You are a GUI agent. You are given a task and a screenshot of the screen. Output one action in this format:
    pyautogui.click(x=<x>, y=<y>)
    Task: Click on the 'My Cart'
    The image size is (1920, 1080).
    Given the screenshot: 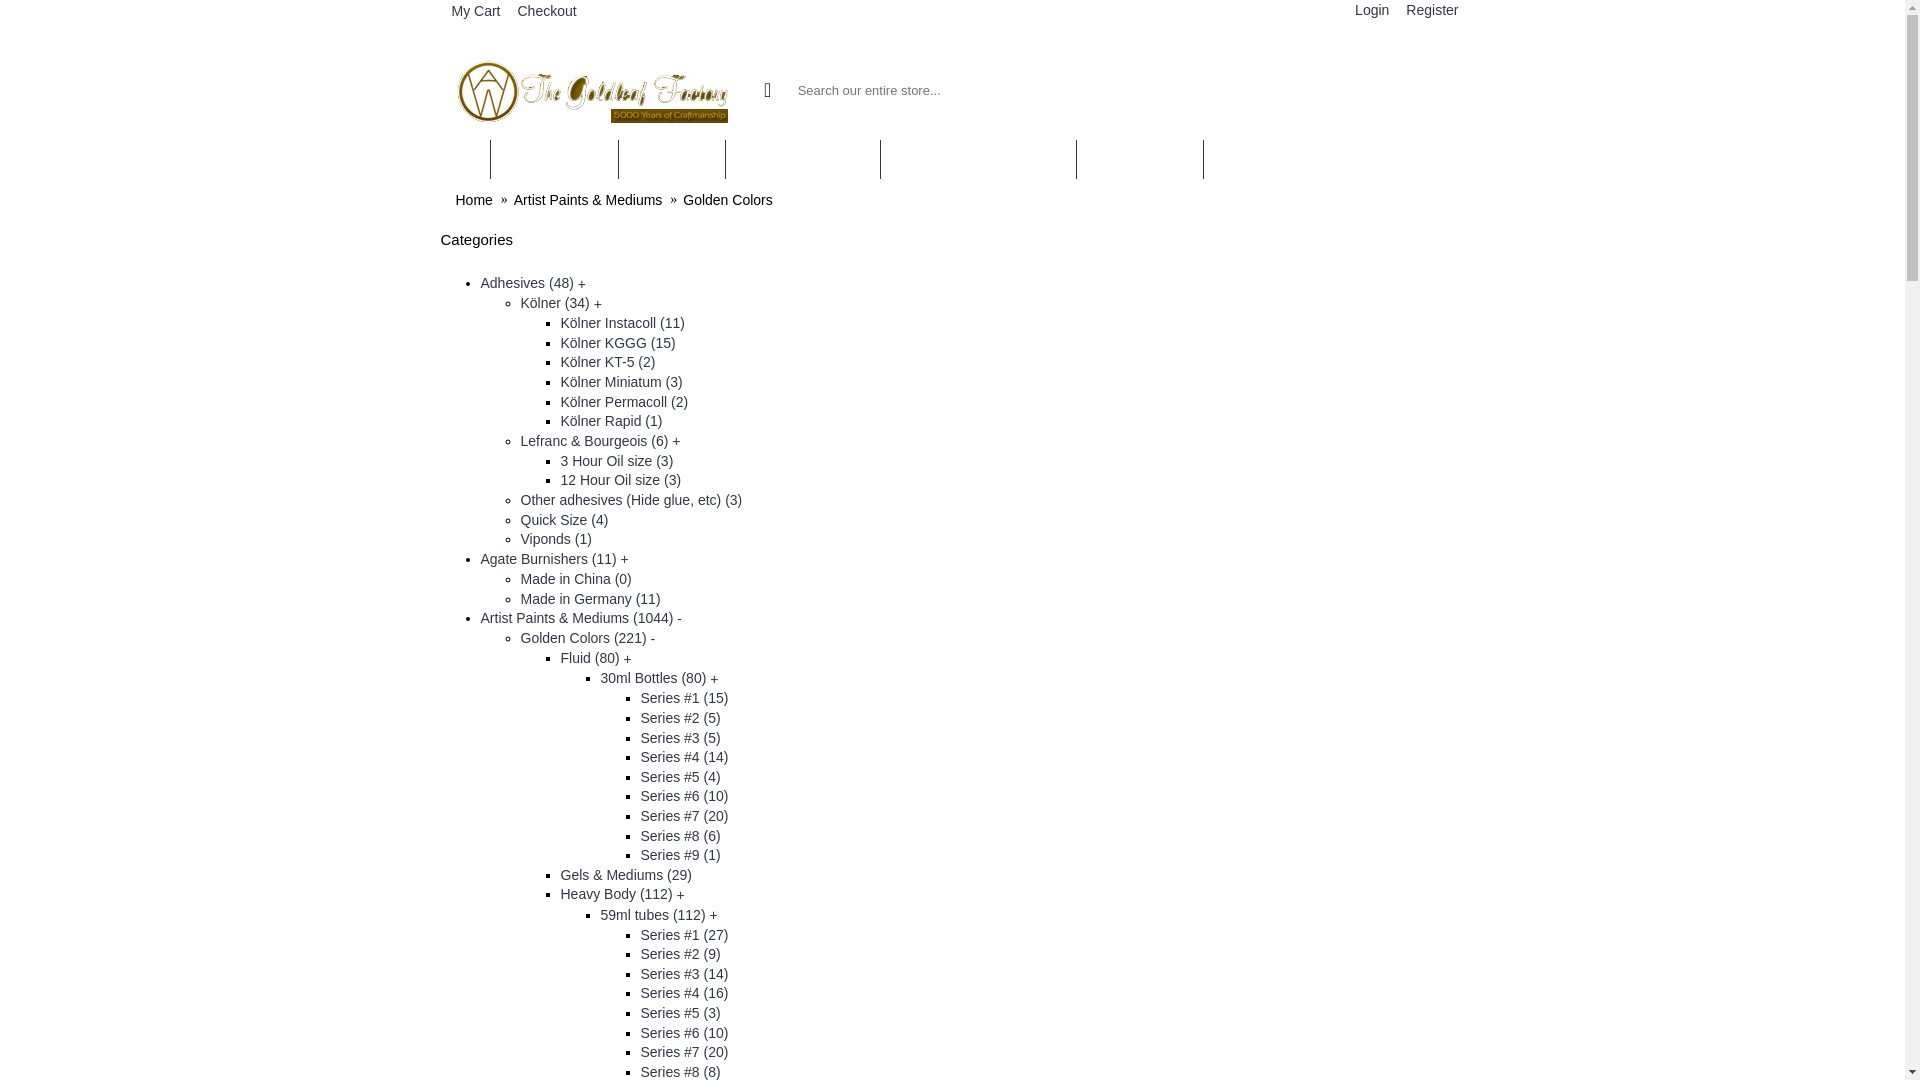 What is the action you would take?
    pyautogui.click(x=472, y=12)
    